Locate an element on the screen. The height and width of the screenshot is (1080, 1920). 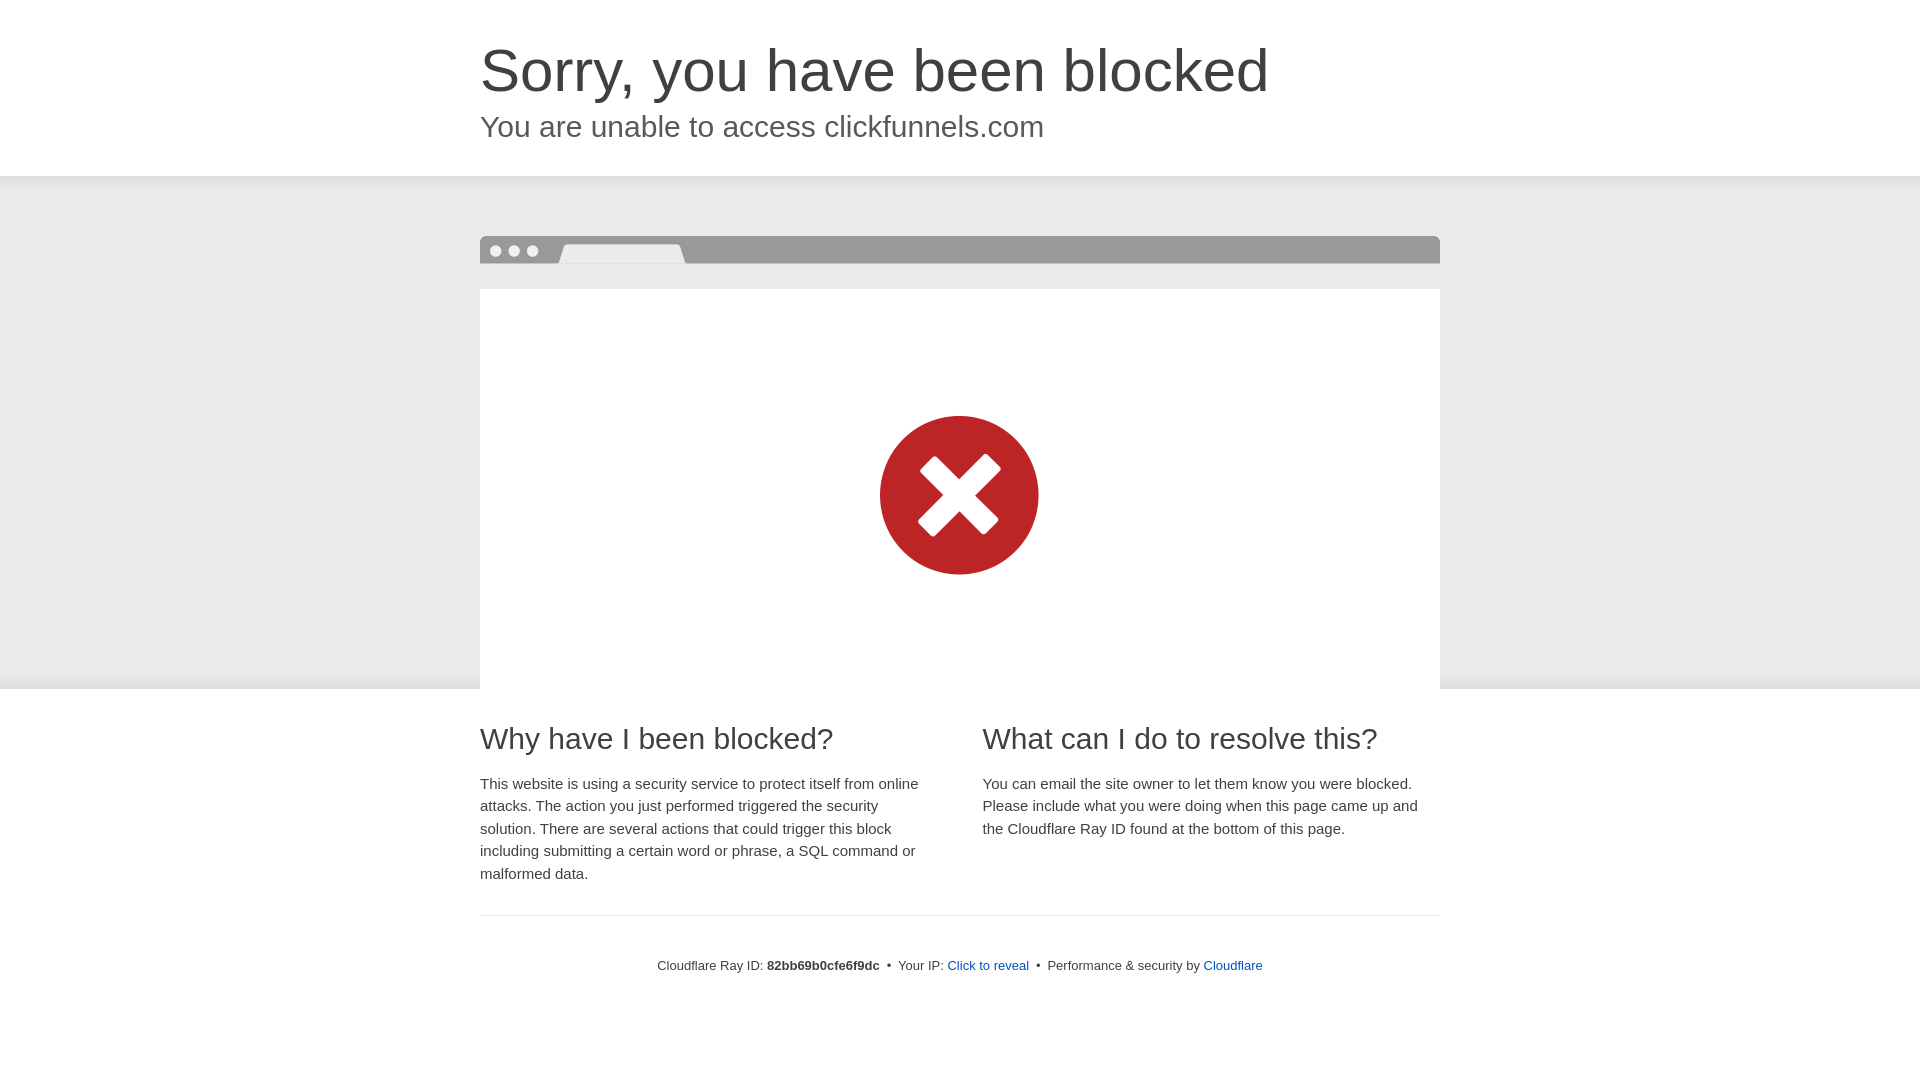
'Cloudflare' is located at coordinates (1232, 964).